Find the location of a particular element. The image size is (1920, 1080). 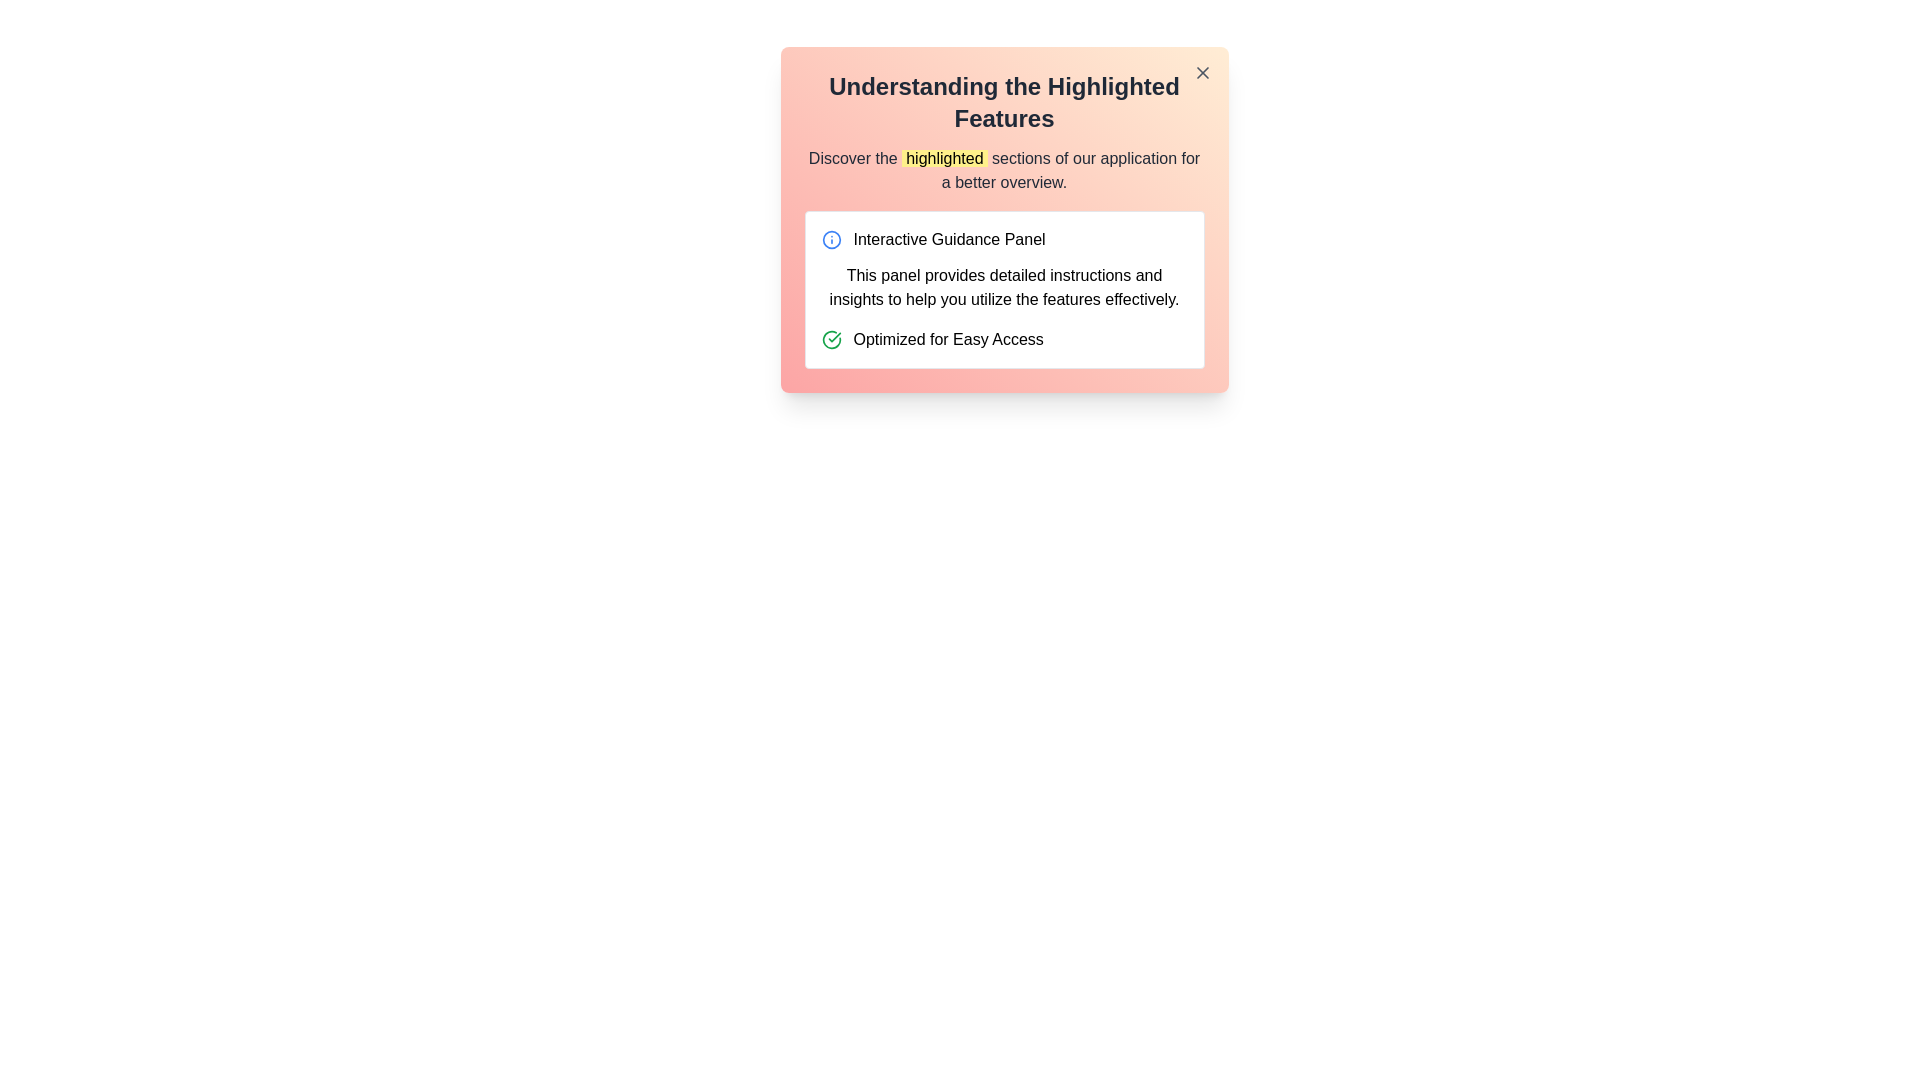

the styling of the Styled Text that emphasizes the word 'highlighted' in the informational panel's description, located in the second line after 'Discover the' is located at coordinates (943, 157).